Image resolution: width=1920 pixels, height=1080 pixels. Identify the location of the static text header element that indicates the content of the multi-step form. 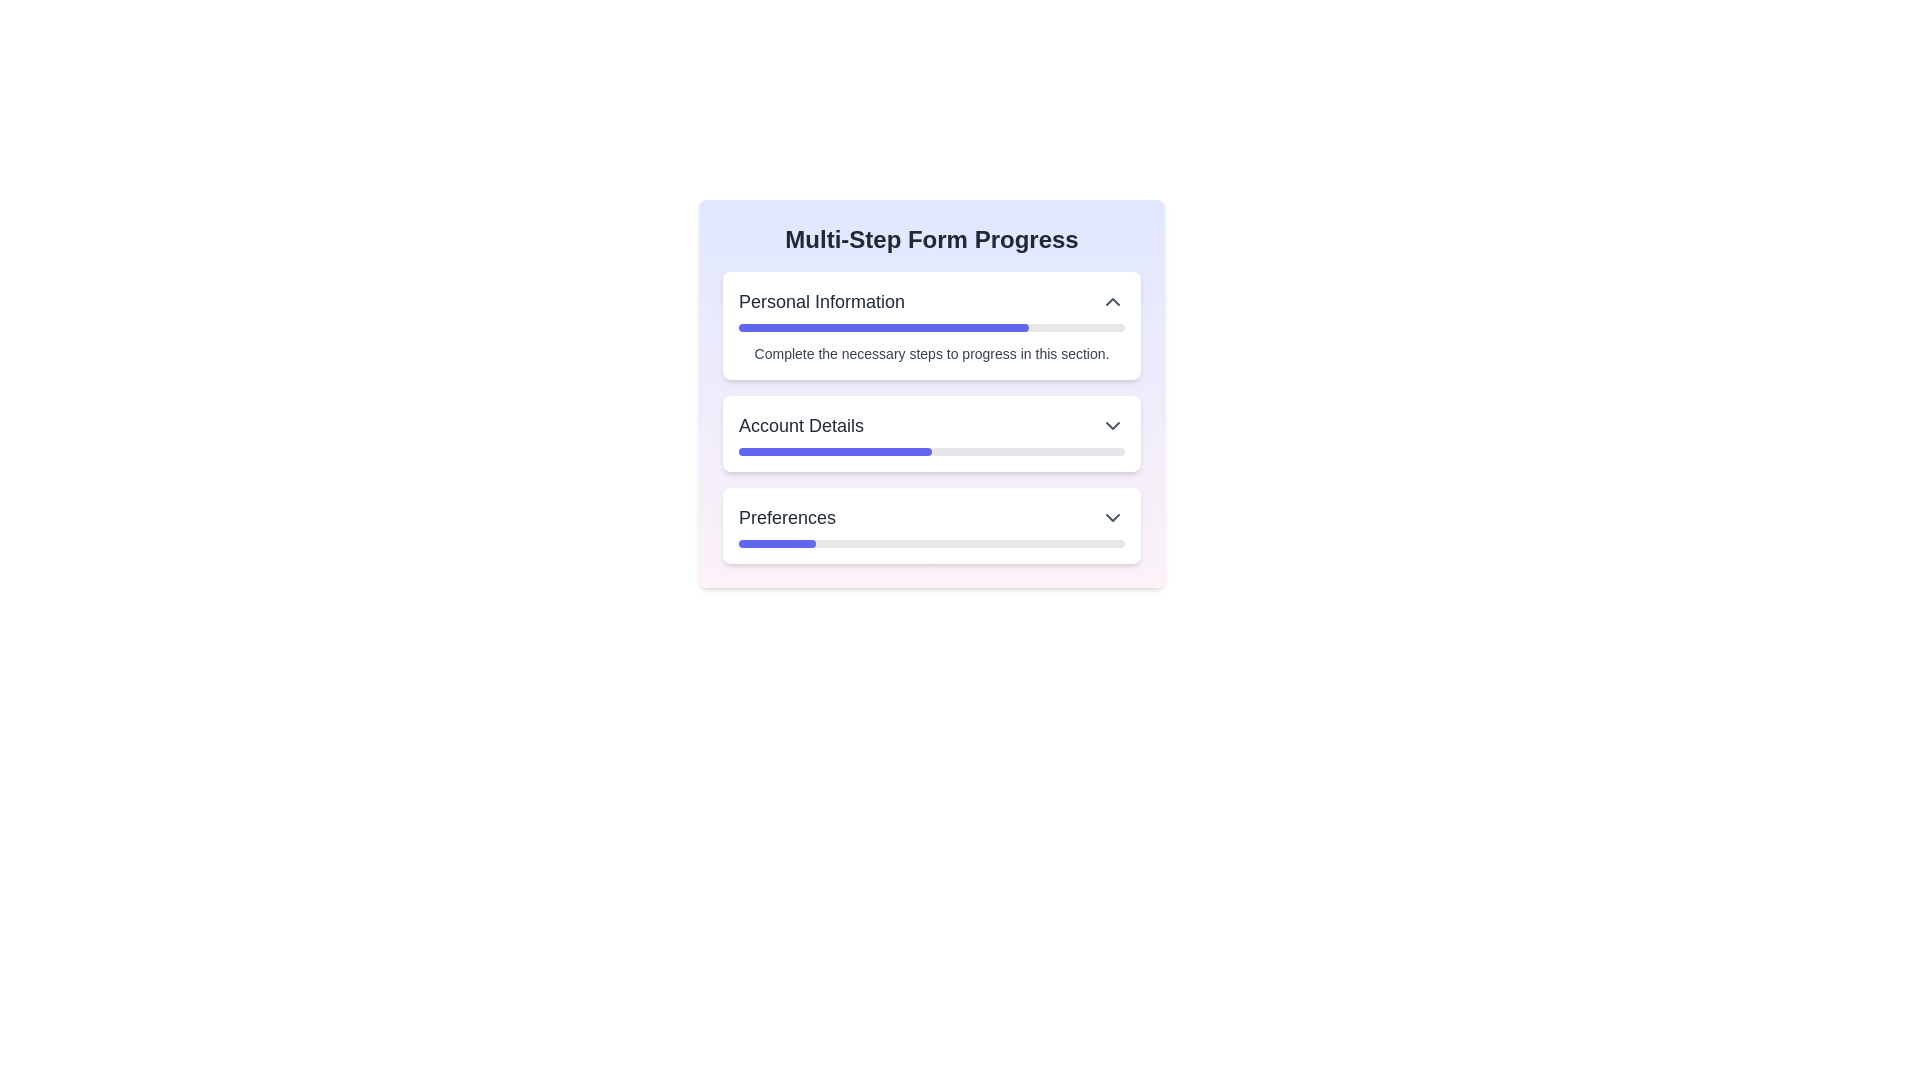
(930, 238).